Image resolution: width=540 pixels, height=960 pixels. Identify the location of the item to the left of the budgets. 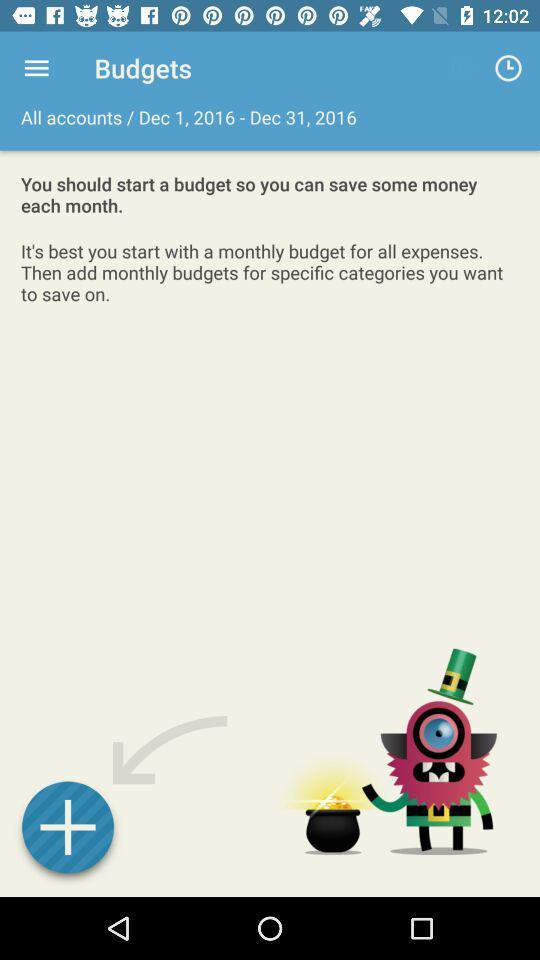
(36, 68).